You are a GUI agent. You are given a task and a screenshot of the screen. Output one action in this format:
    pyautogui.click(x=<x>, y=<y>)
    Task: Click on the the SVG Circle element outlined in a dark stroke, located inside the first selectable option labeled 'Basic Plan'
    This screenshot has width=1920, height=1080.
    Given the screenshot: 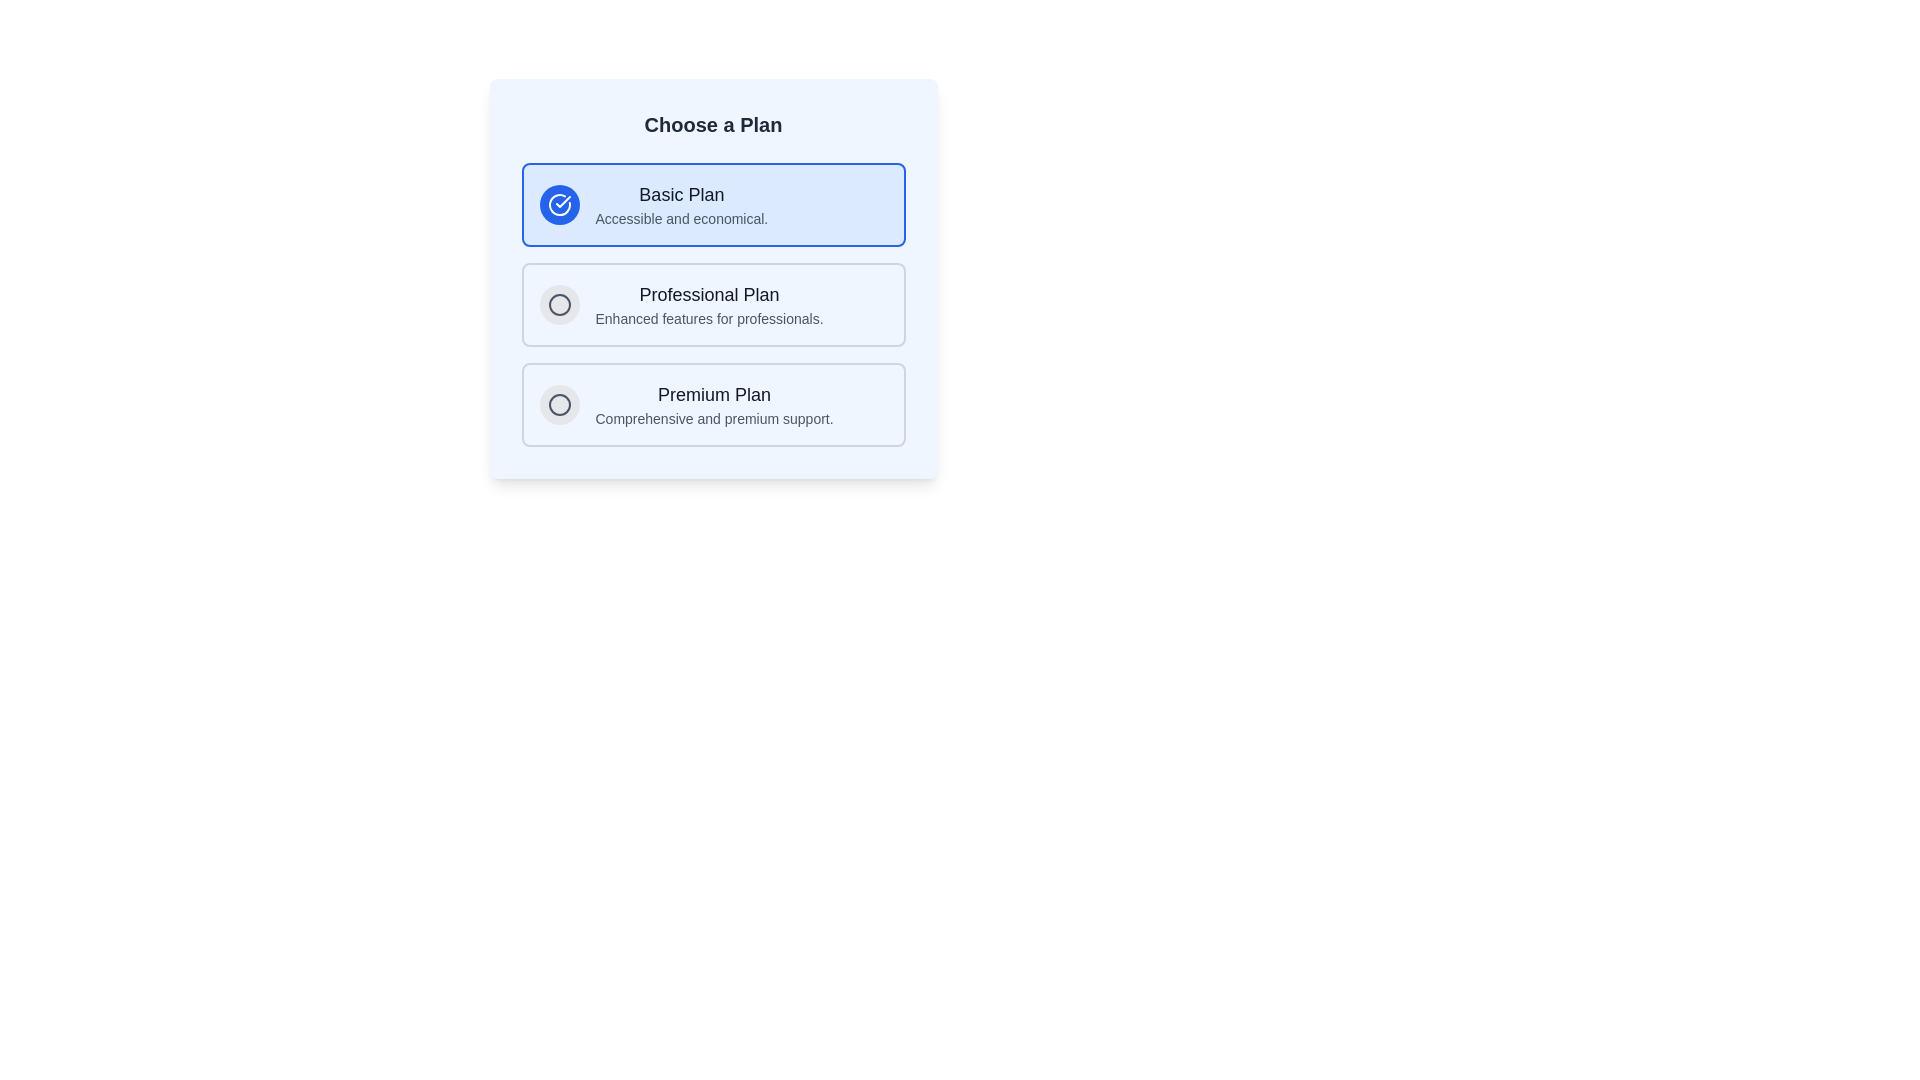 What is the action you would take?
    pyautogui.click(x=559, y=304)
    